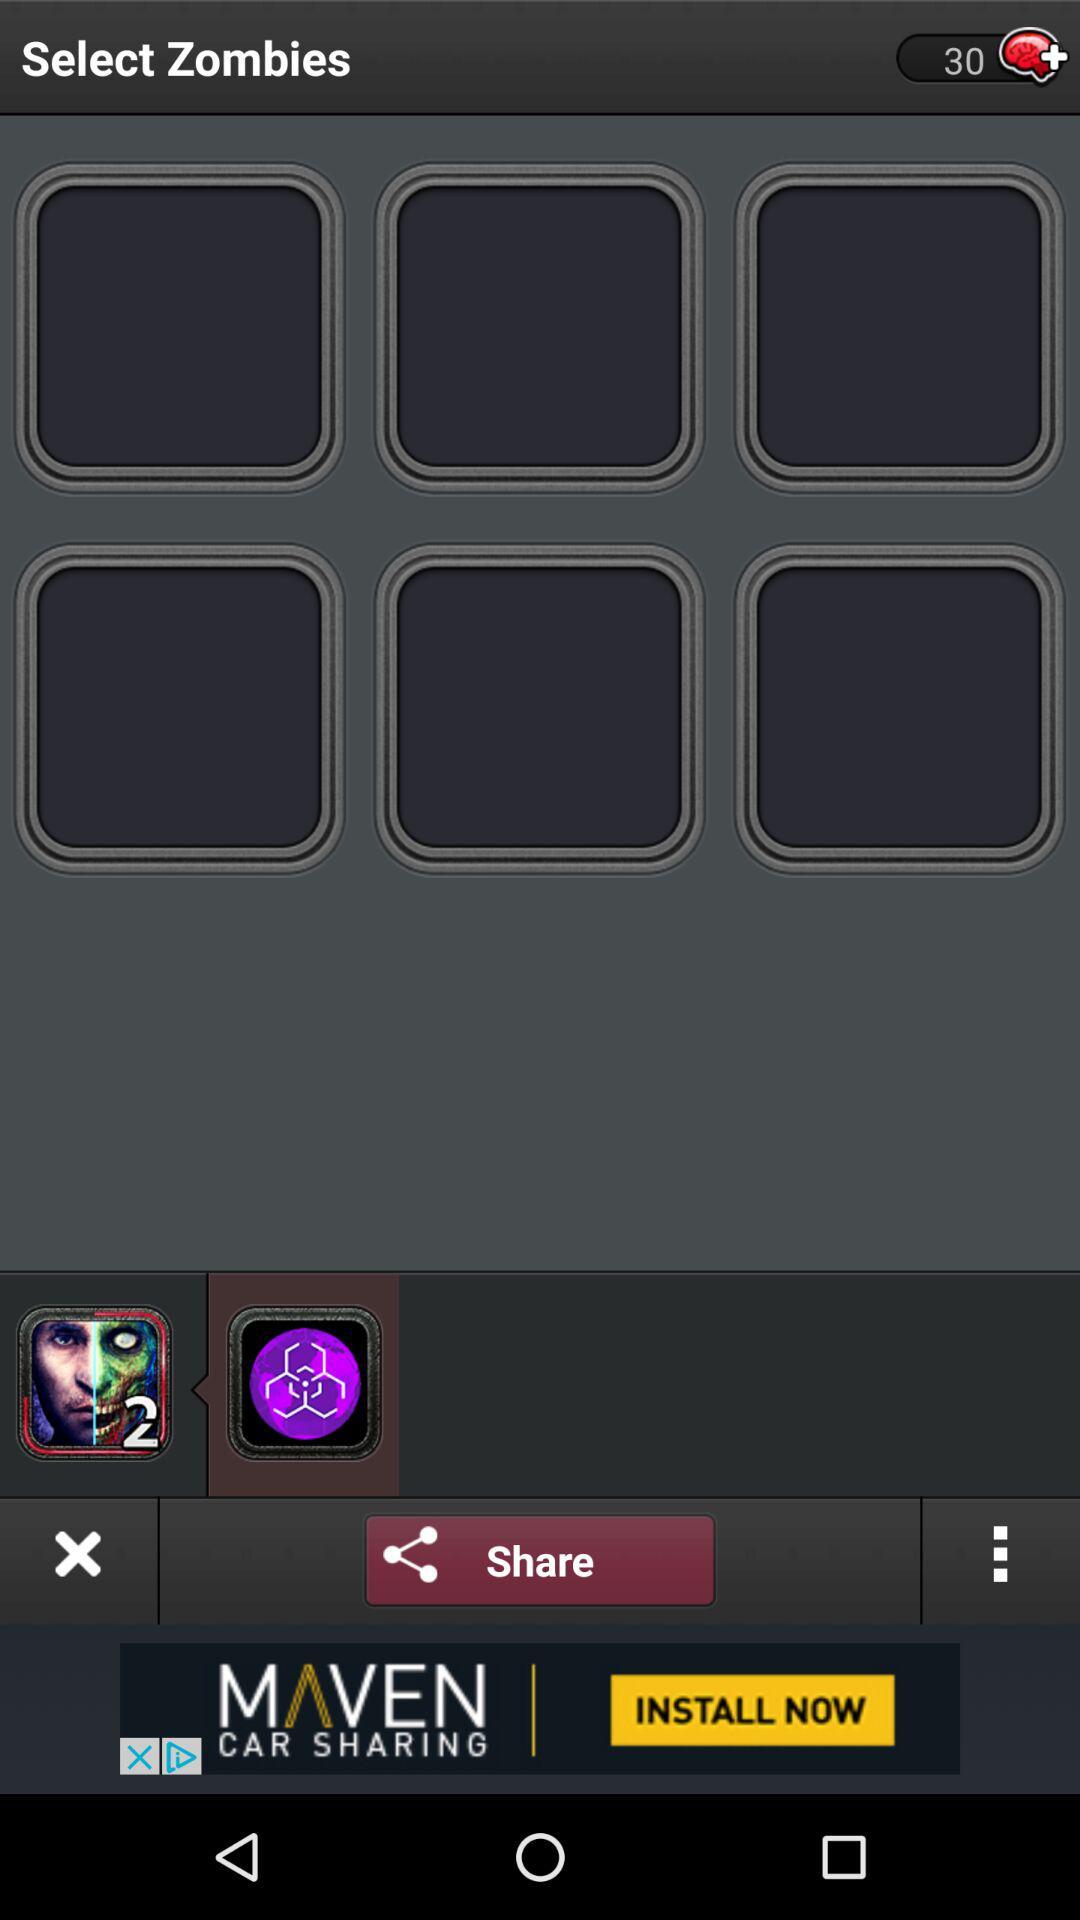  I want to click on space, so click(898, 708).